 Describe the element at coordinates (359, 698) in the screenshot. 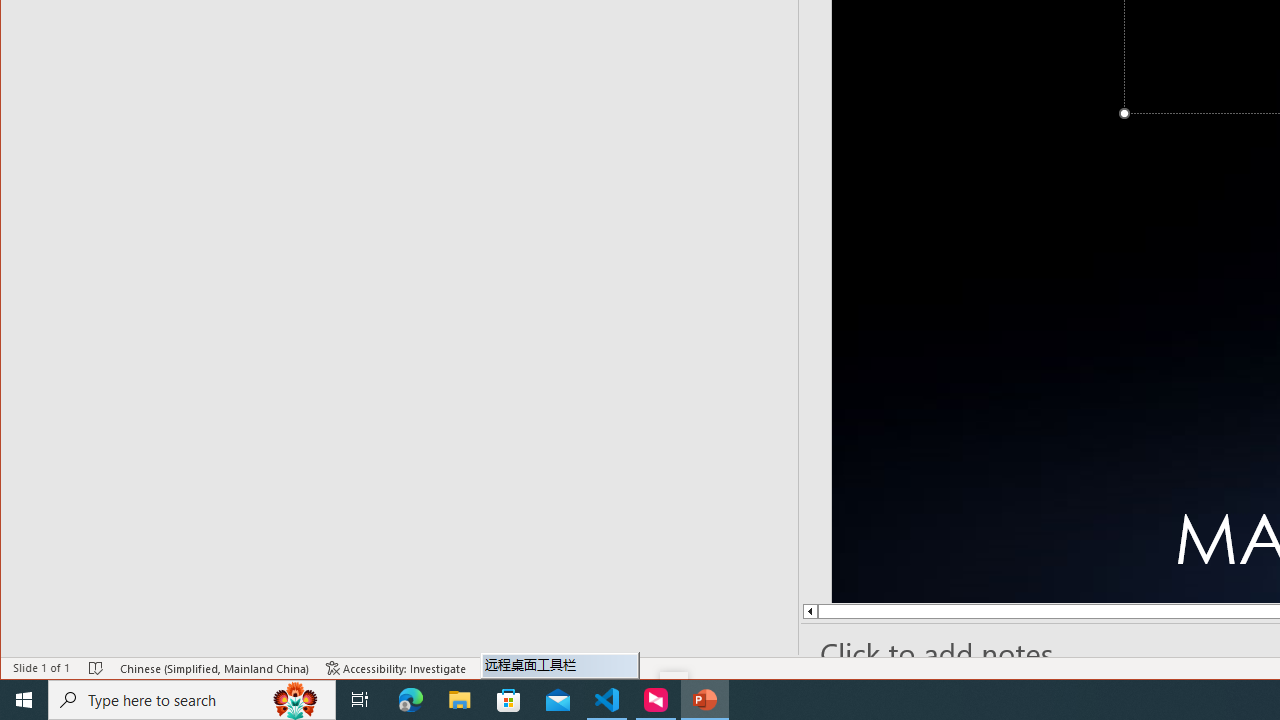

I see `'Task View'` at that location.